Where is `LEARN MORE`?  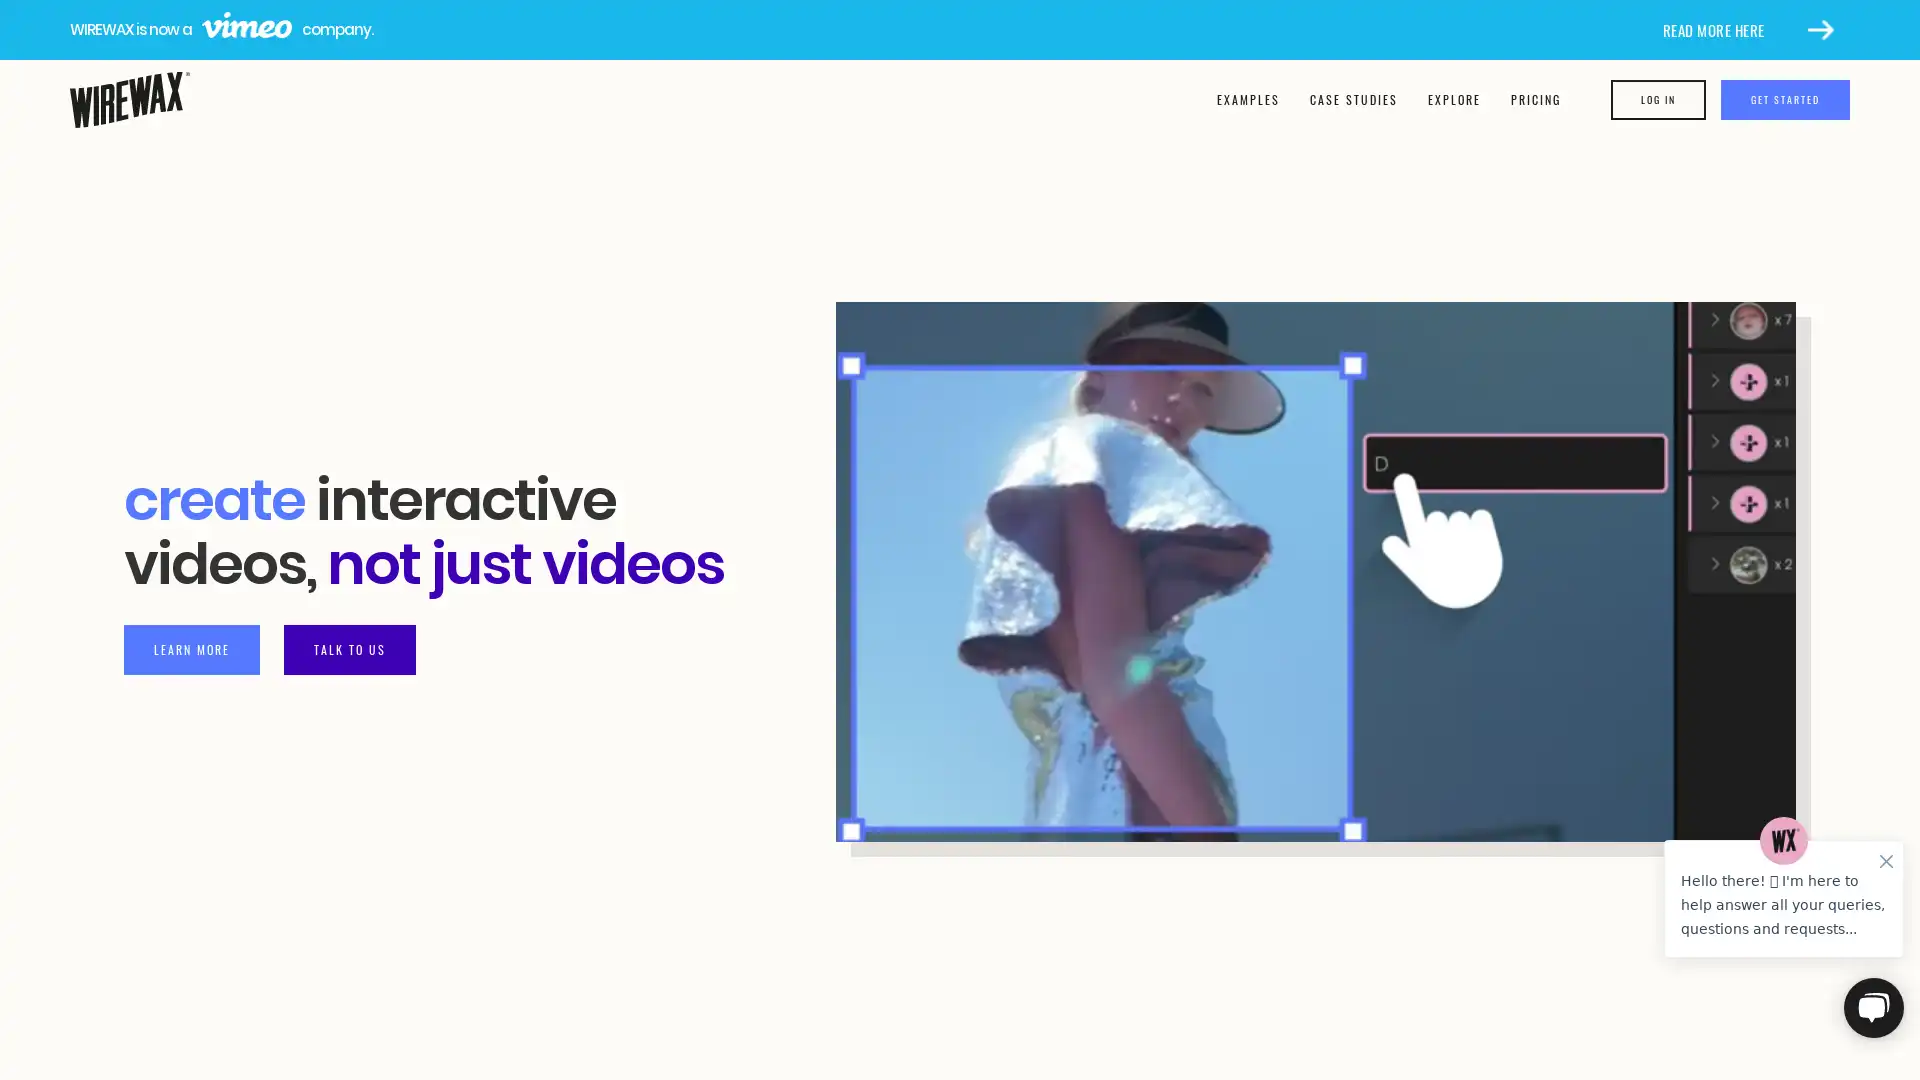 LEARN MORE is located at coordinates (192, 648).